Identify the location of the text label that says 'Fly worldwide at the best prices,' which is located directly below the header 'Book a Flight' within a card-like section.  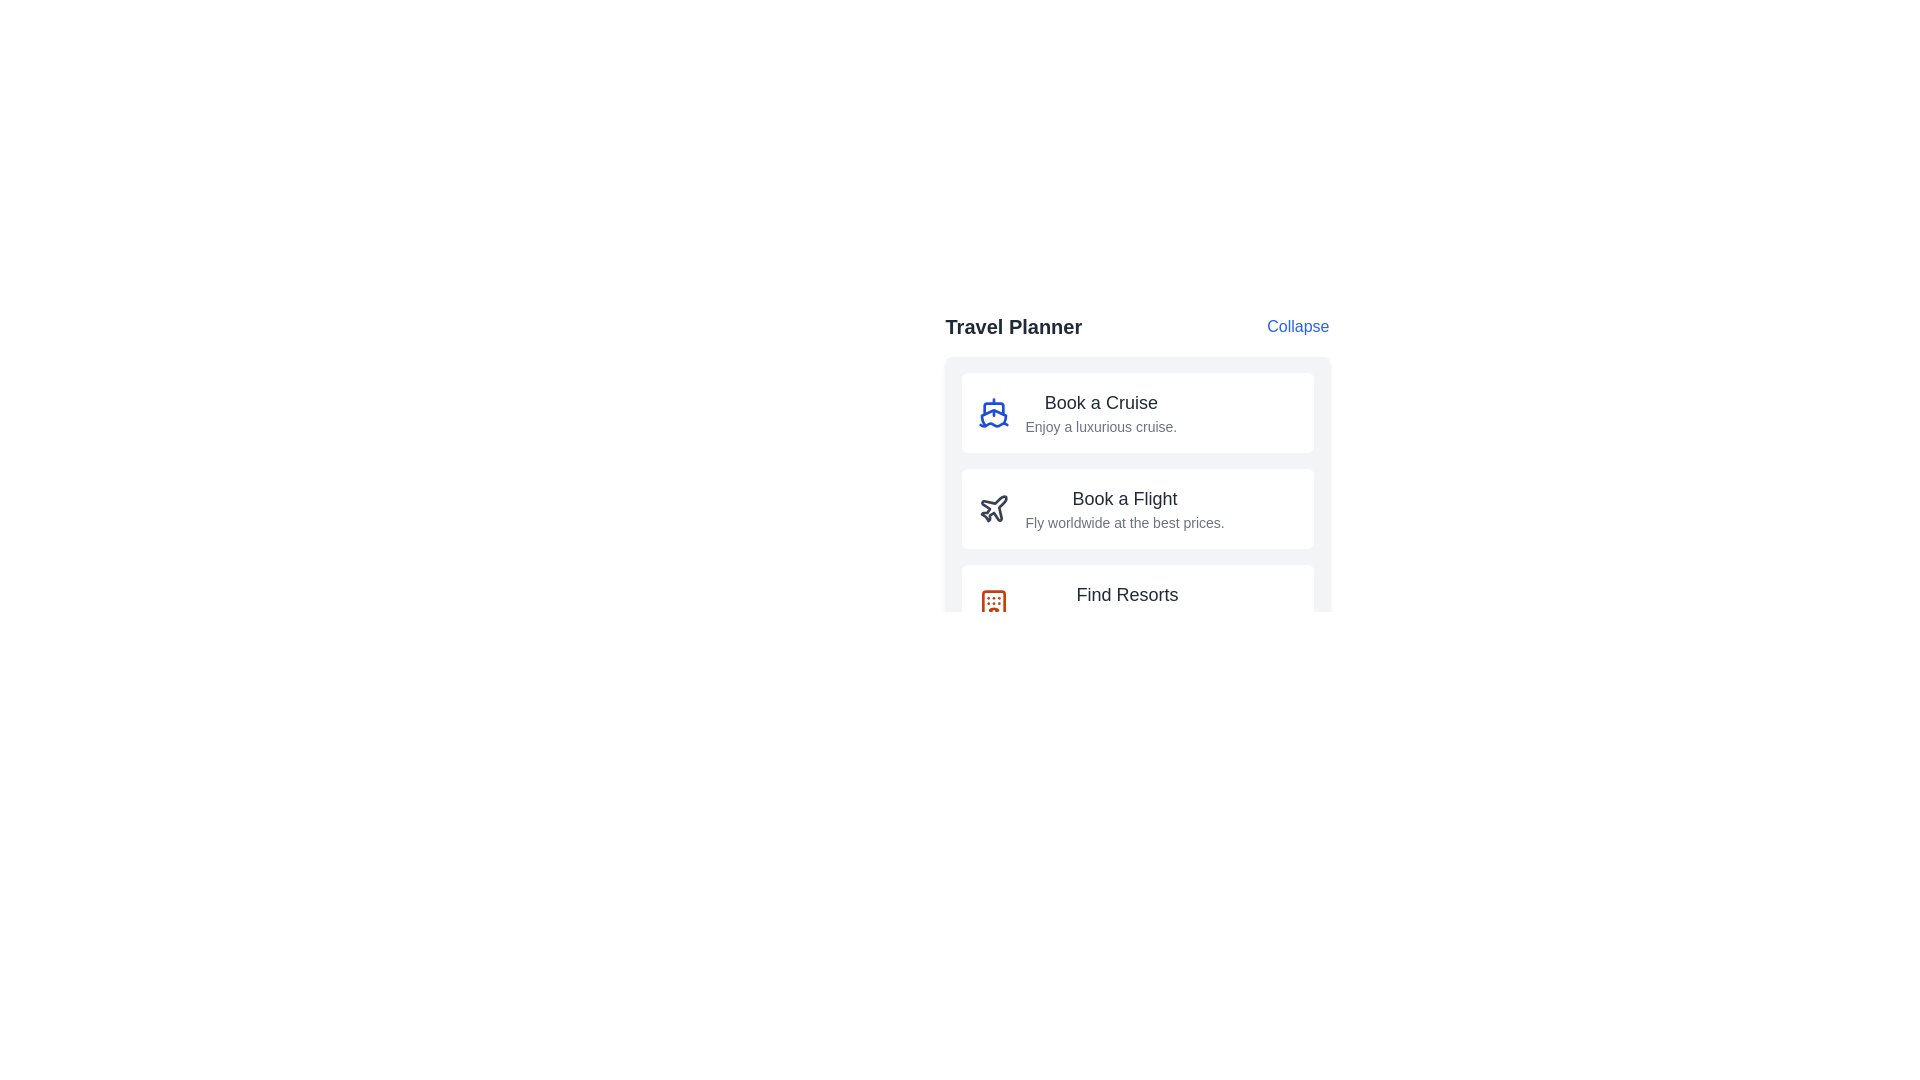
(1125, 522).